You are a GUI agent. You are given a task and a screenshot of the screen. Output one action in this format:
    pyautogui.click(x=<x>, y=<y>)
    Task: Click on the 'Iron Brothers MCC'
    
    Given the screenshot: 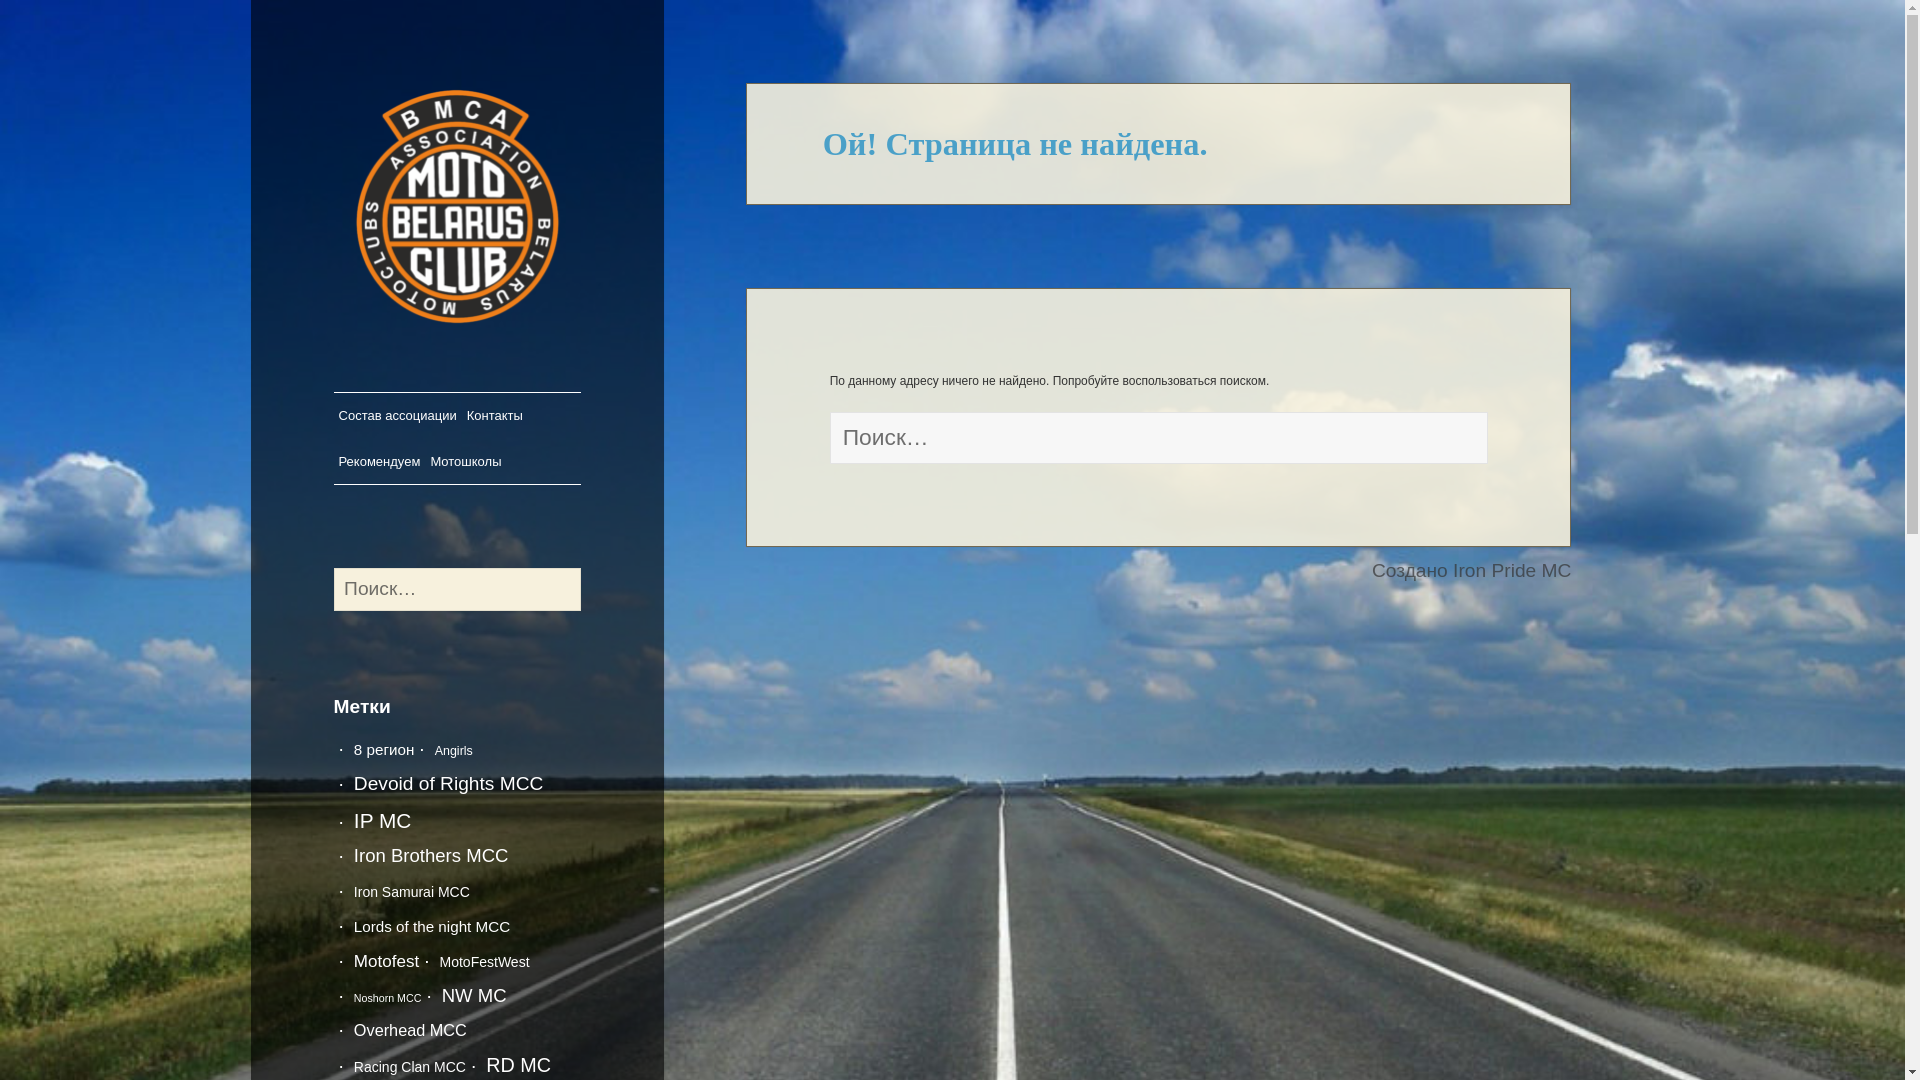 What is the action you would take?
    pyautogui.click(x=354, y=855)
    